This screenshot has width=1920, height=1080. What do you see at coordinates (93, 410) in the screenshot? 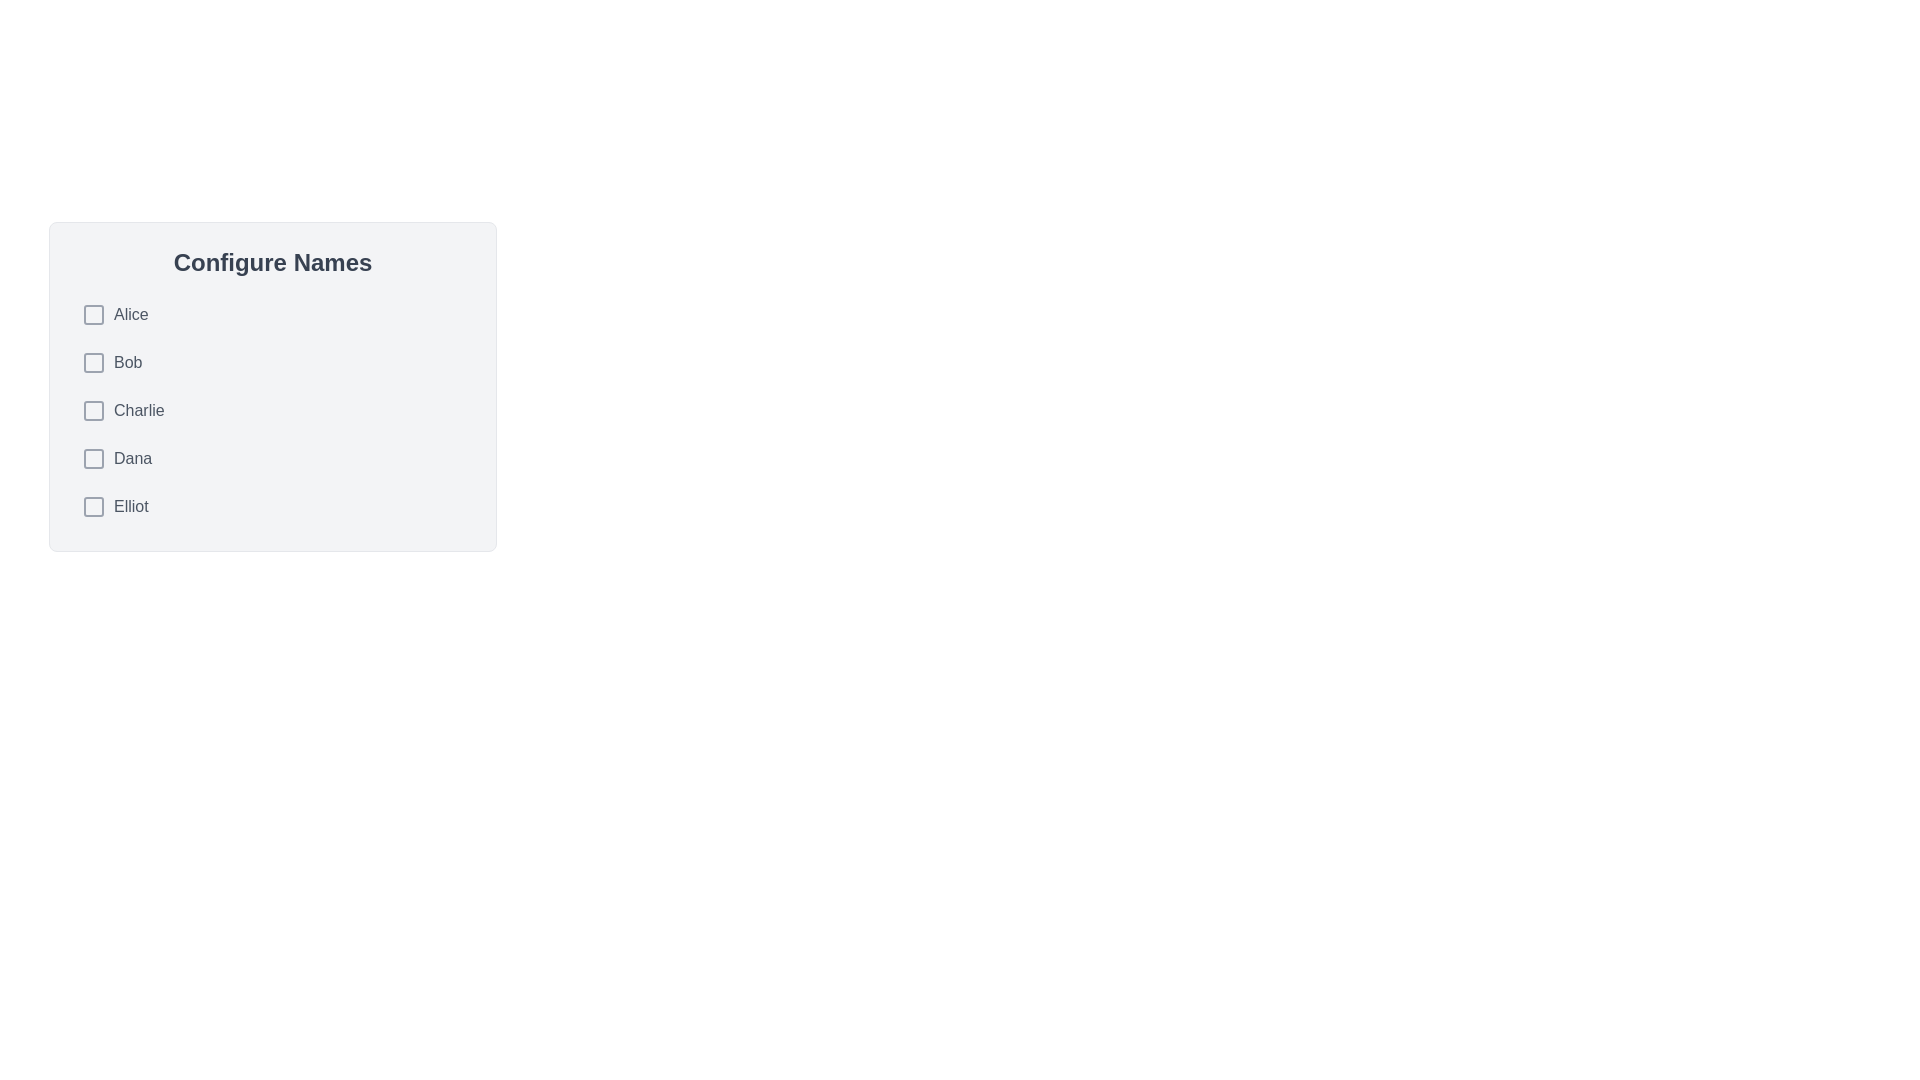
I see `the checkbox labeled 'Charlie' located under the heading 'Configure Names.' This checkbox is the third in a vertical list, positioned closely to the left of the label` at bounding box center [93, 410].